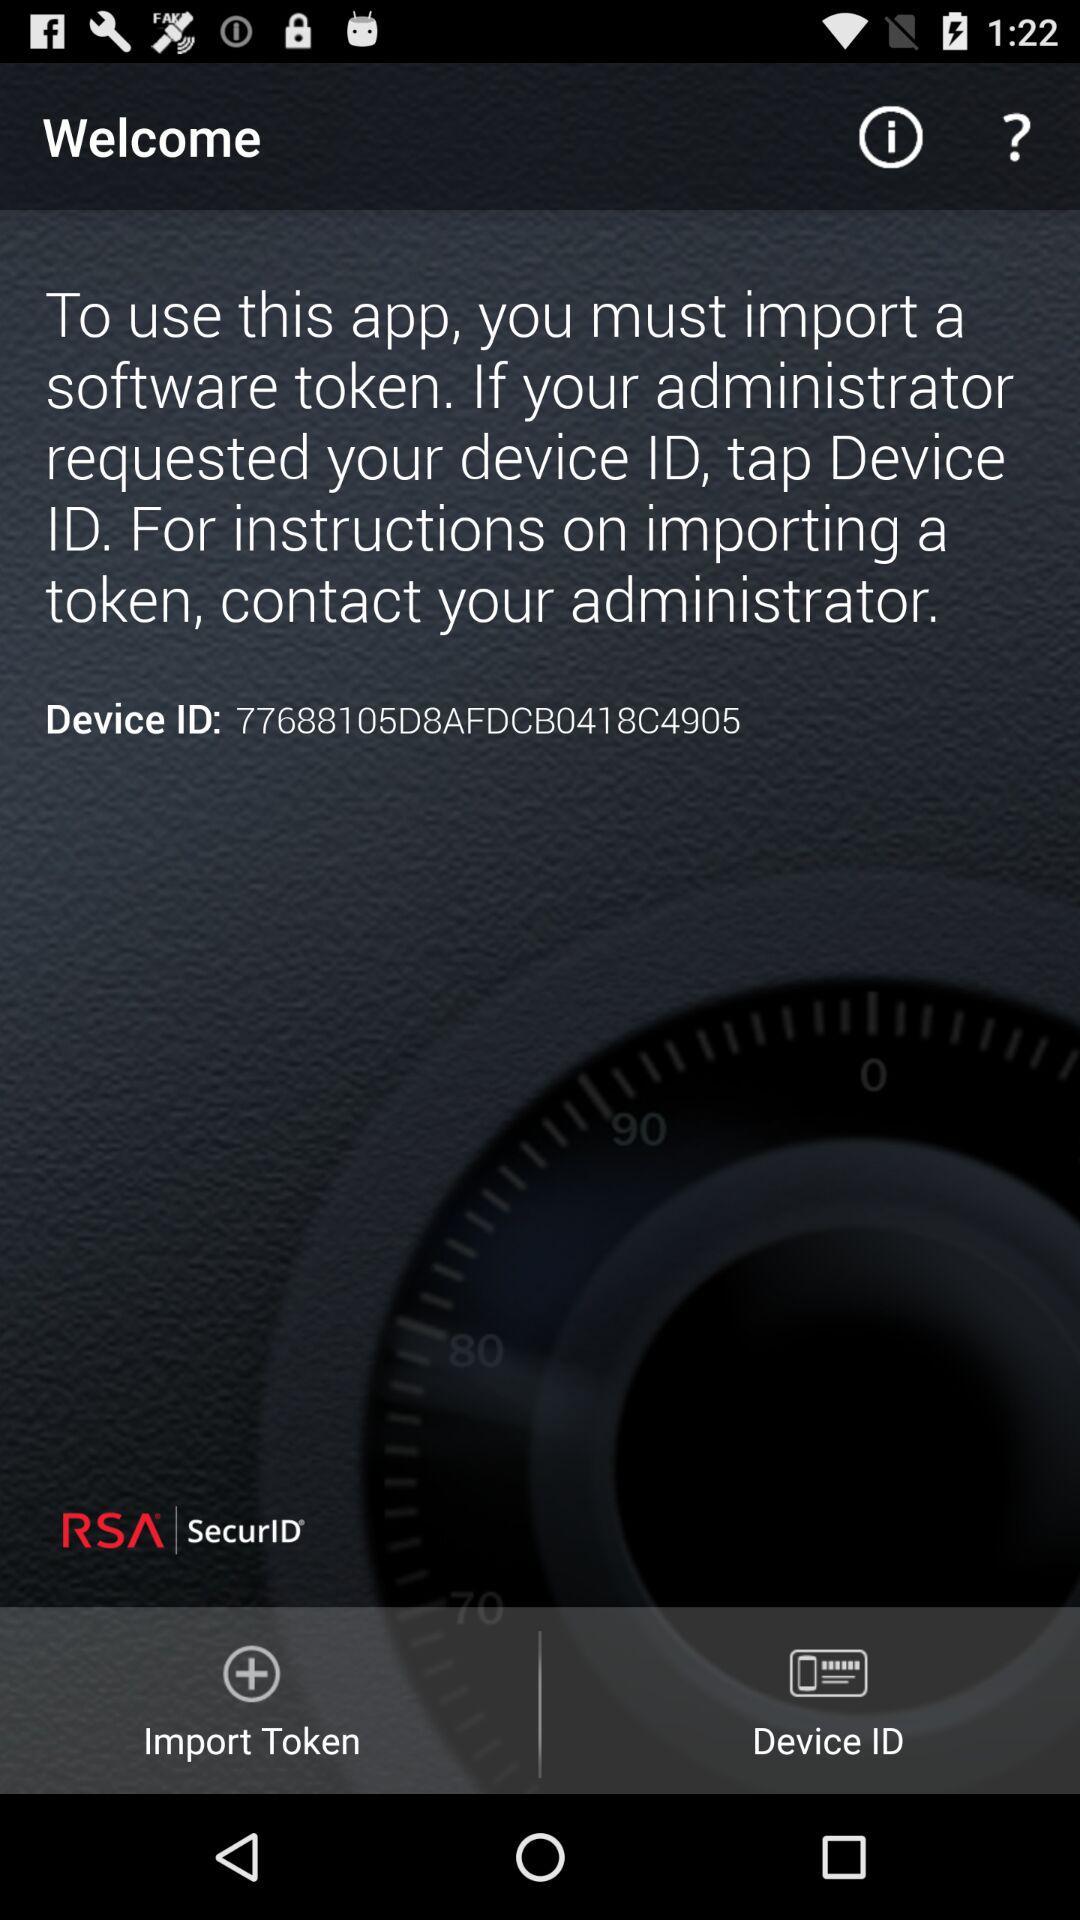 Image resolution: width=1080 pixels, height=1920 pixels. Describe the element at coordinates (890, 136) in the screenshot. I see `the icon which is immediately left to the question mark icon` at that location.